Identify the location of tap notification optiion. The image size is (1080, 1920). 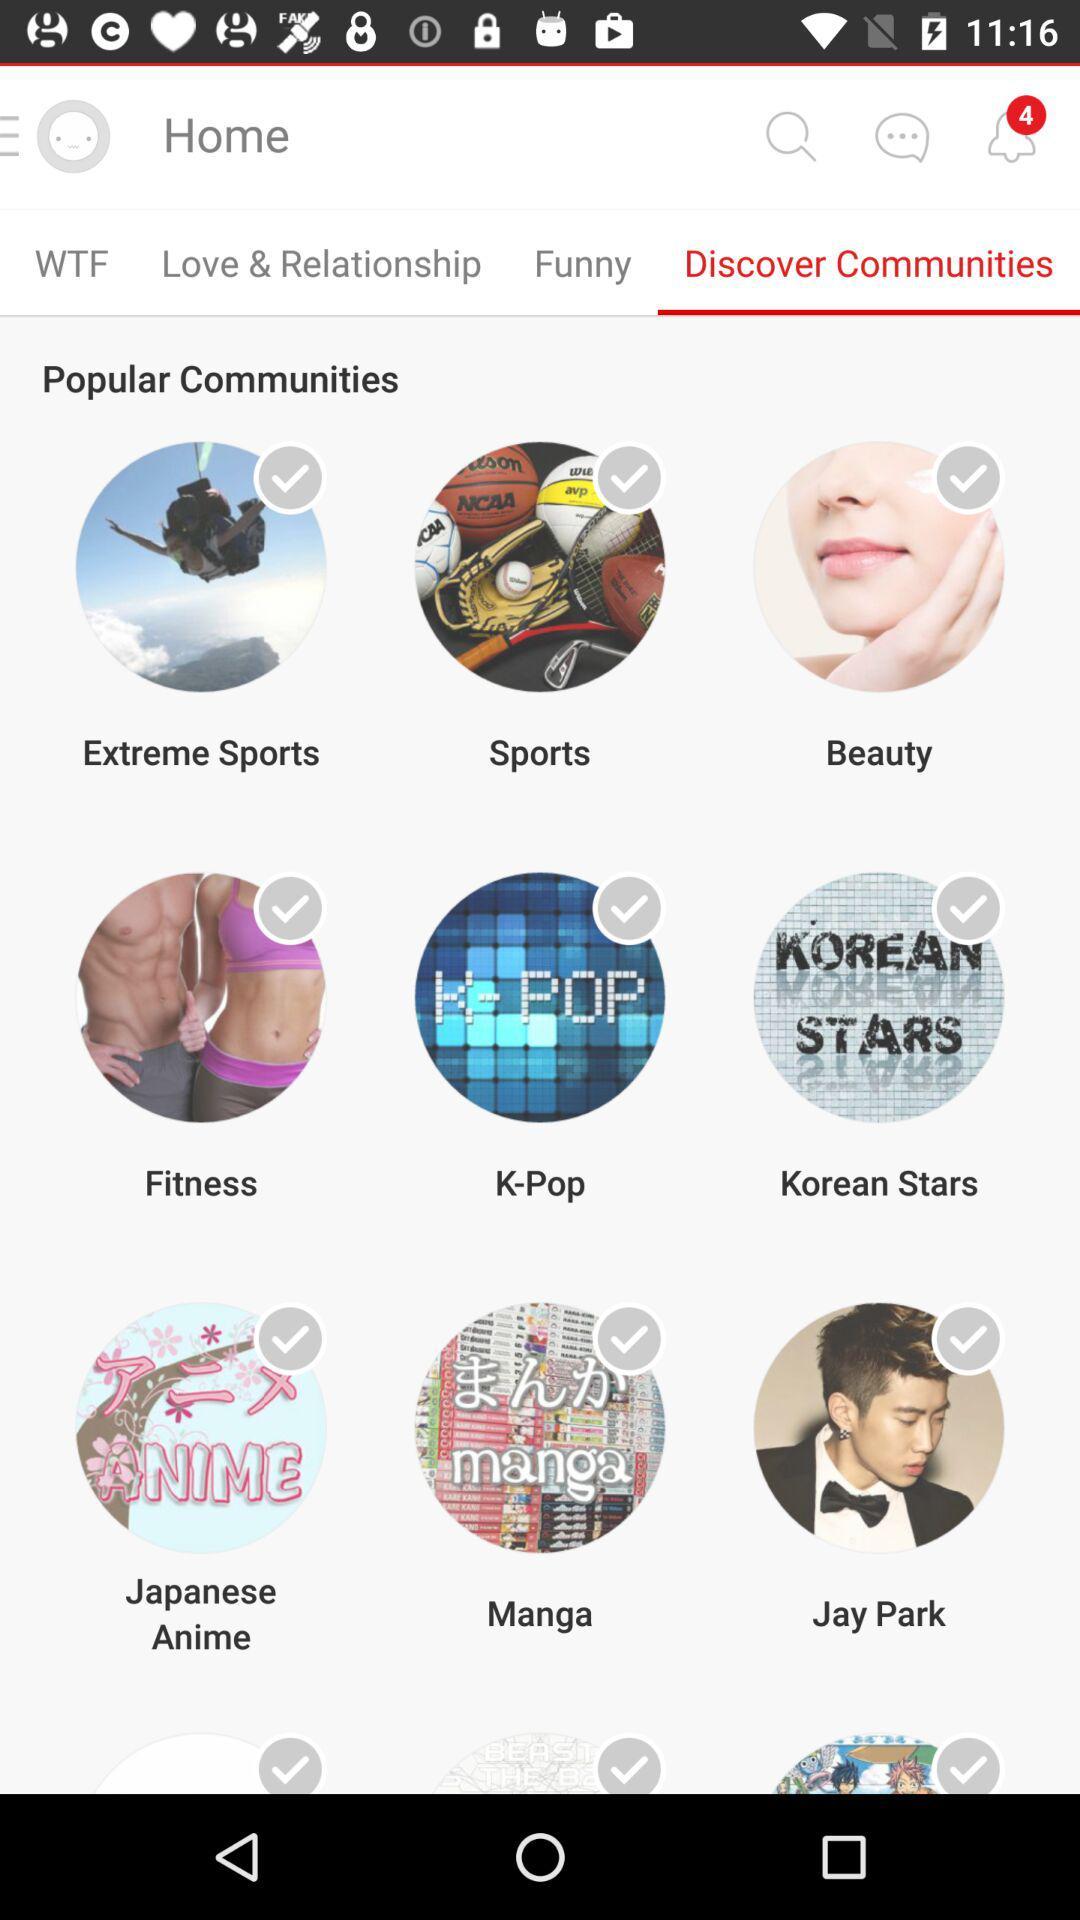
(1011, 135).